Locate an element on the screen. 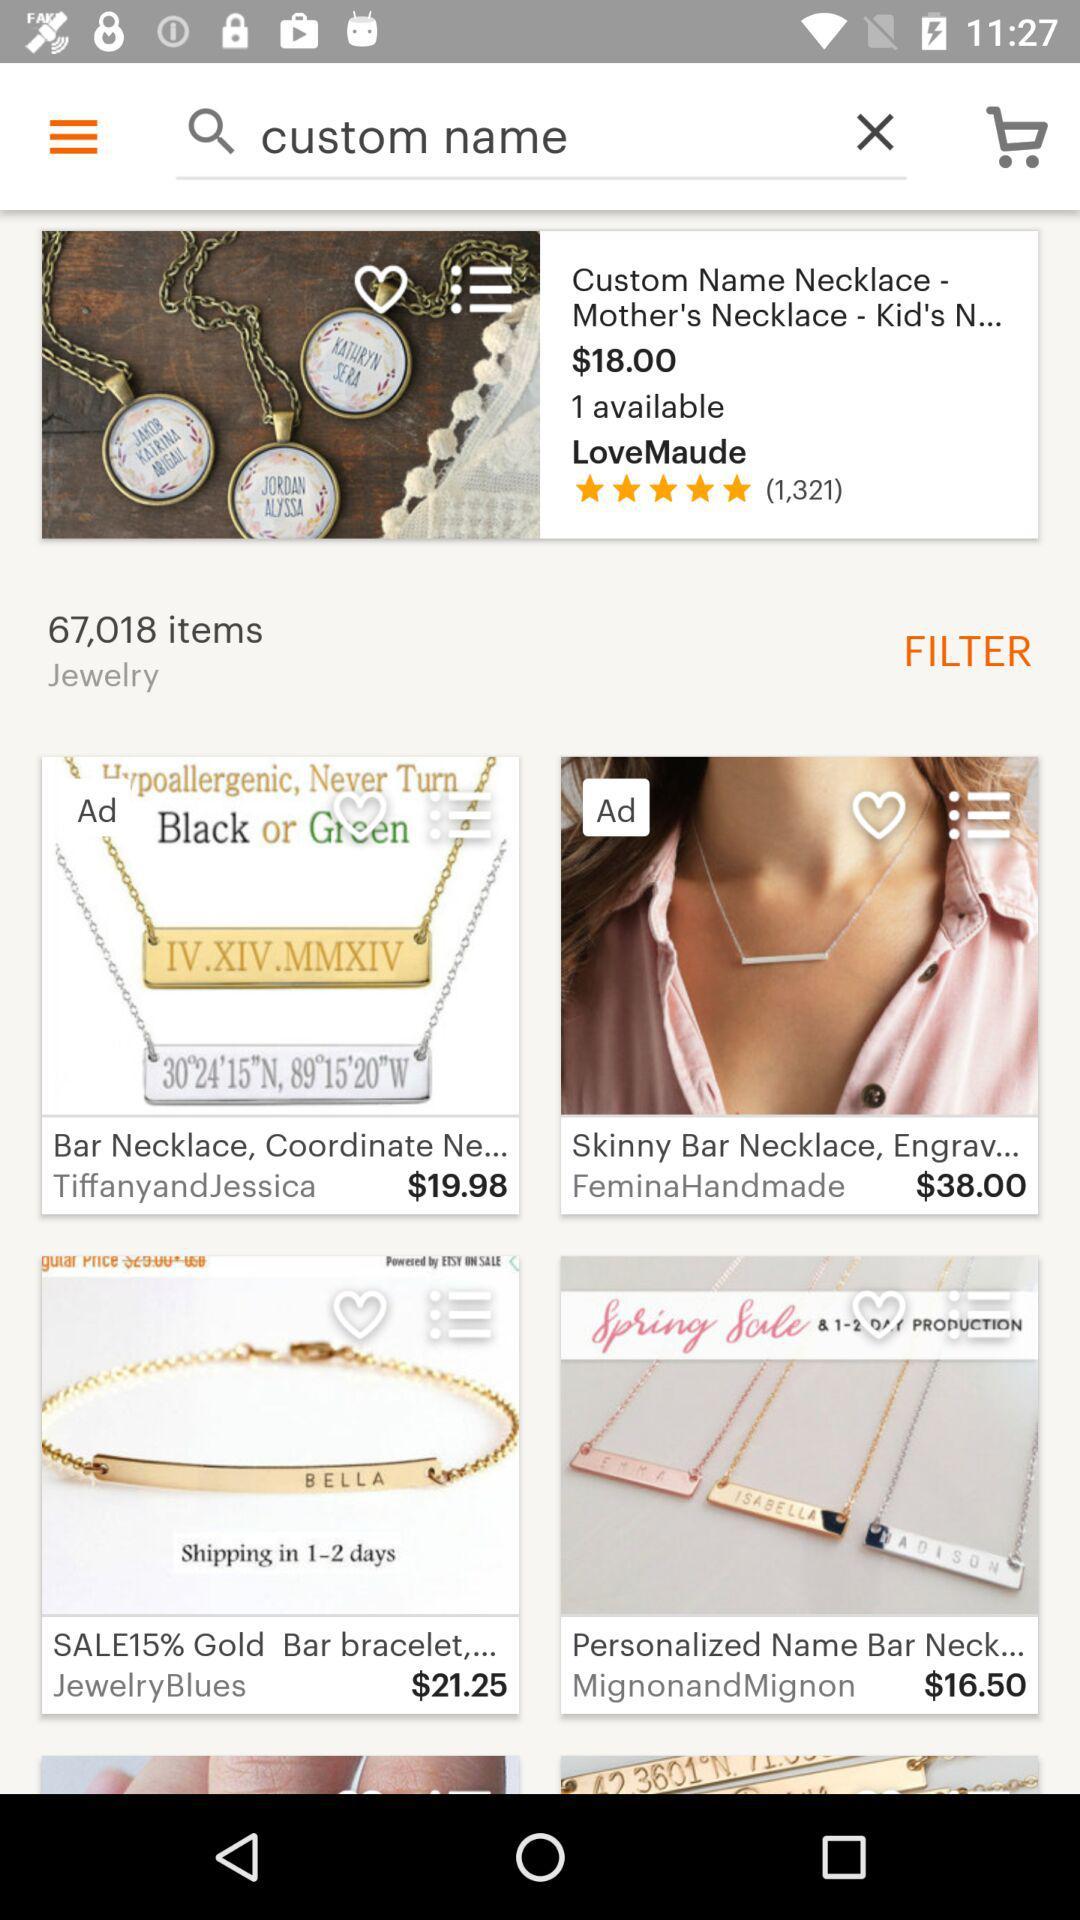 The image size is (1080, 1920). item to the right of custom name is located at coordinates (863, 130).